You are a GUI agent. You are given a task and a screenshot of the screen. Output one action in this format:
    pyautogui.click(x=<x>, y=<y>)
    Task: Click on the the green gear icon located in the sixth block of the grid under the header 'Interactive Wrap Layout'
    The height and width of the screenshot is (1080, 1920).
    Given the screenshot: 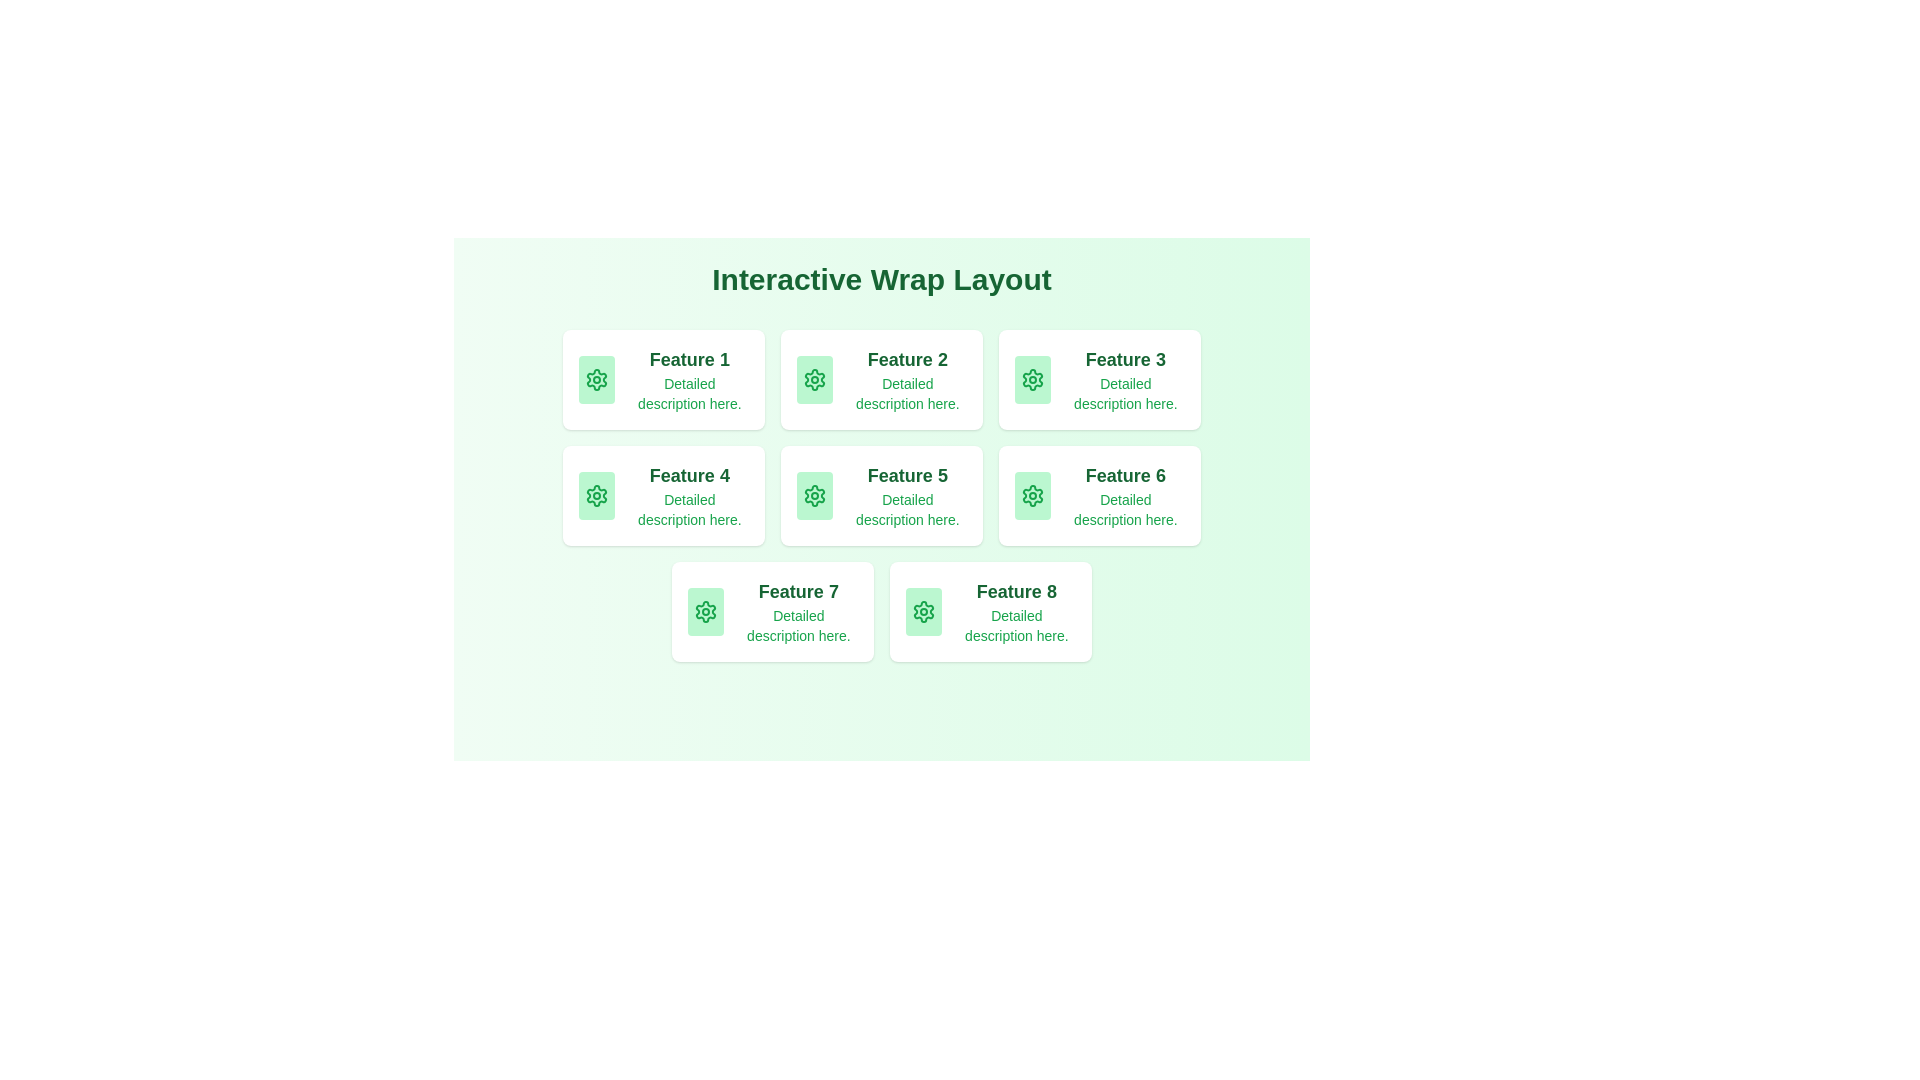 What is the action you would take?
    pyautogui.click(x=1032, y=495)
    